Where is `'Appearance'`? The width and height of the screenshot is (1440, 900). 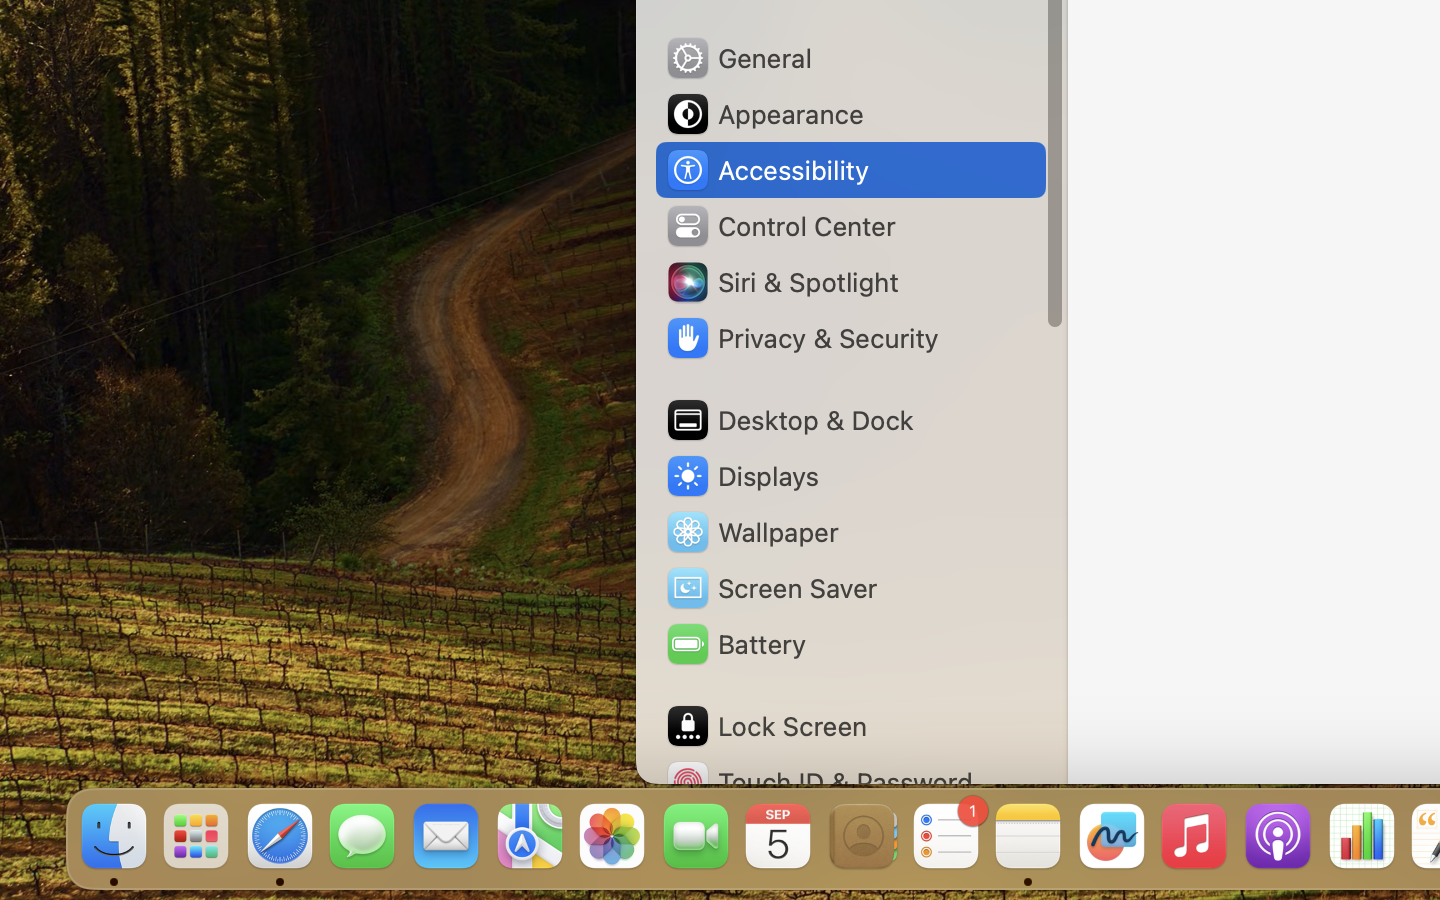 'Appearance' is located at coordinates (763, 114).